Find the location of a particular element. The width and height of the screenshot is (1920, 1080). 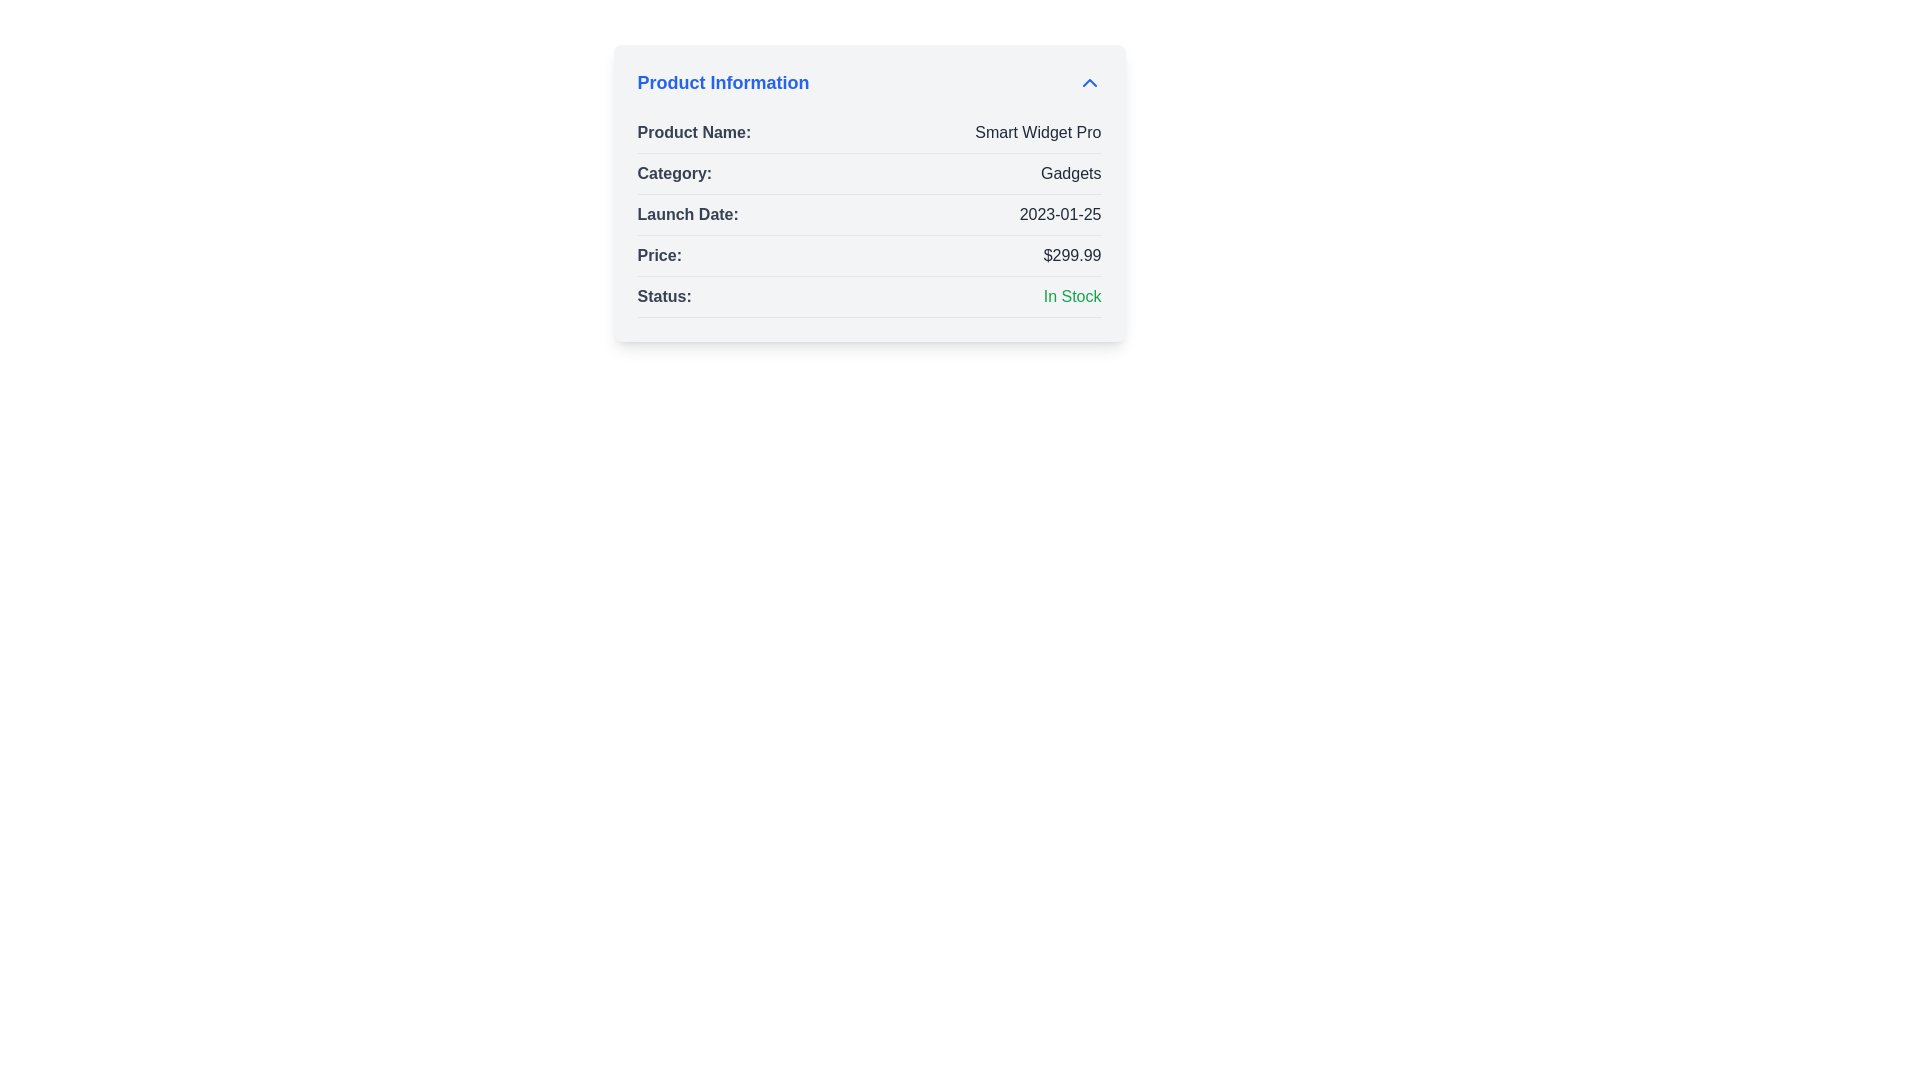

the 'Status:' text label which is displayed in bold and dark gray font, positioned to the left of the 'In Stock' label is located at coordinates (664, 297).